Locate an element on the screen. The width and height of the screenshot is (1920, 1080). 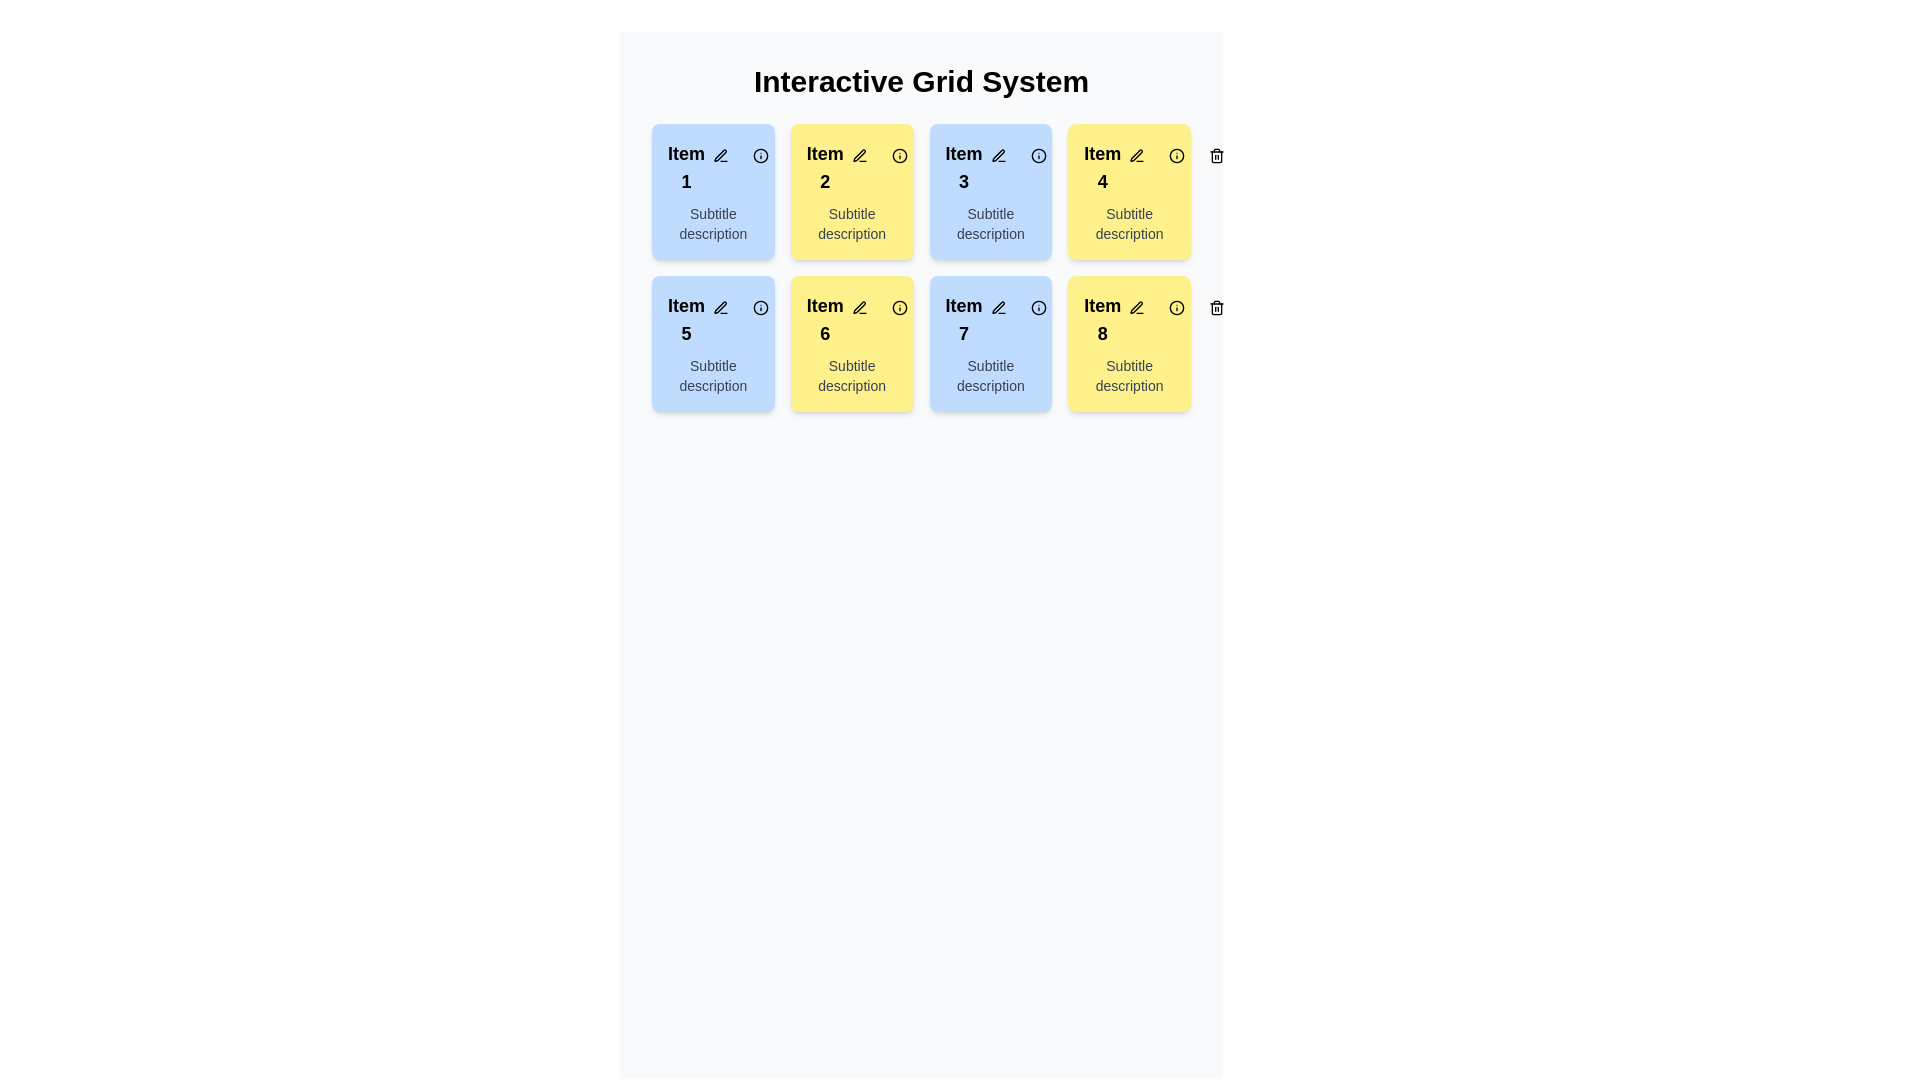
the Interactive information icon, which is a circular icon with an 'i' symbol, located in the top-right area of the card labeled 'Item 2' is located at coordinates (898, 154).